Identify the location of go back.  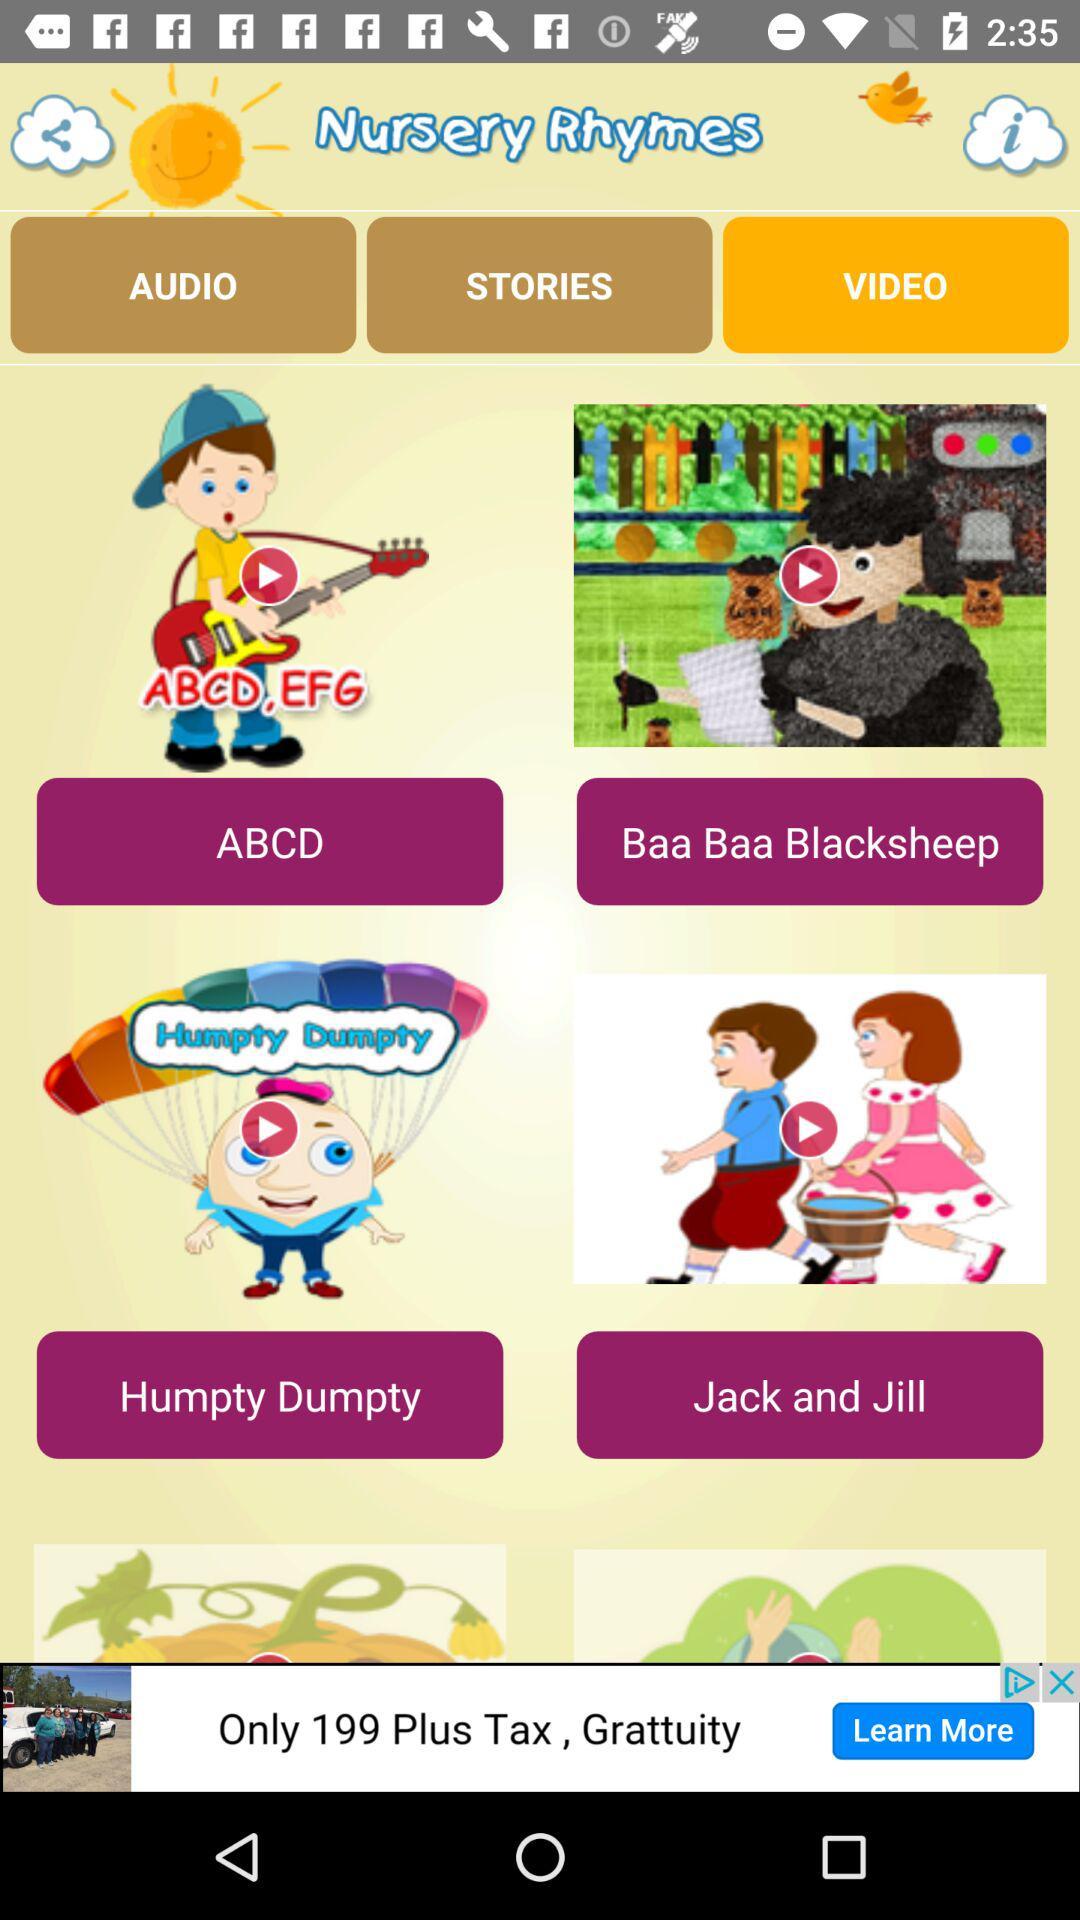
(62, 135).